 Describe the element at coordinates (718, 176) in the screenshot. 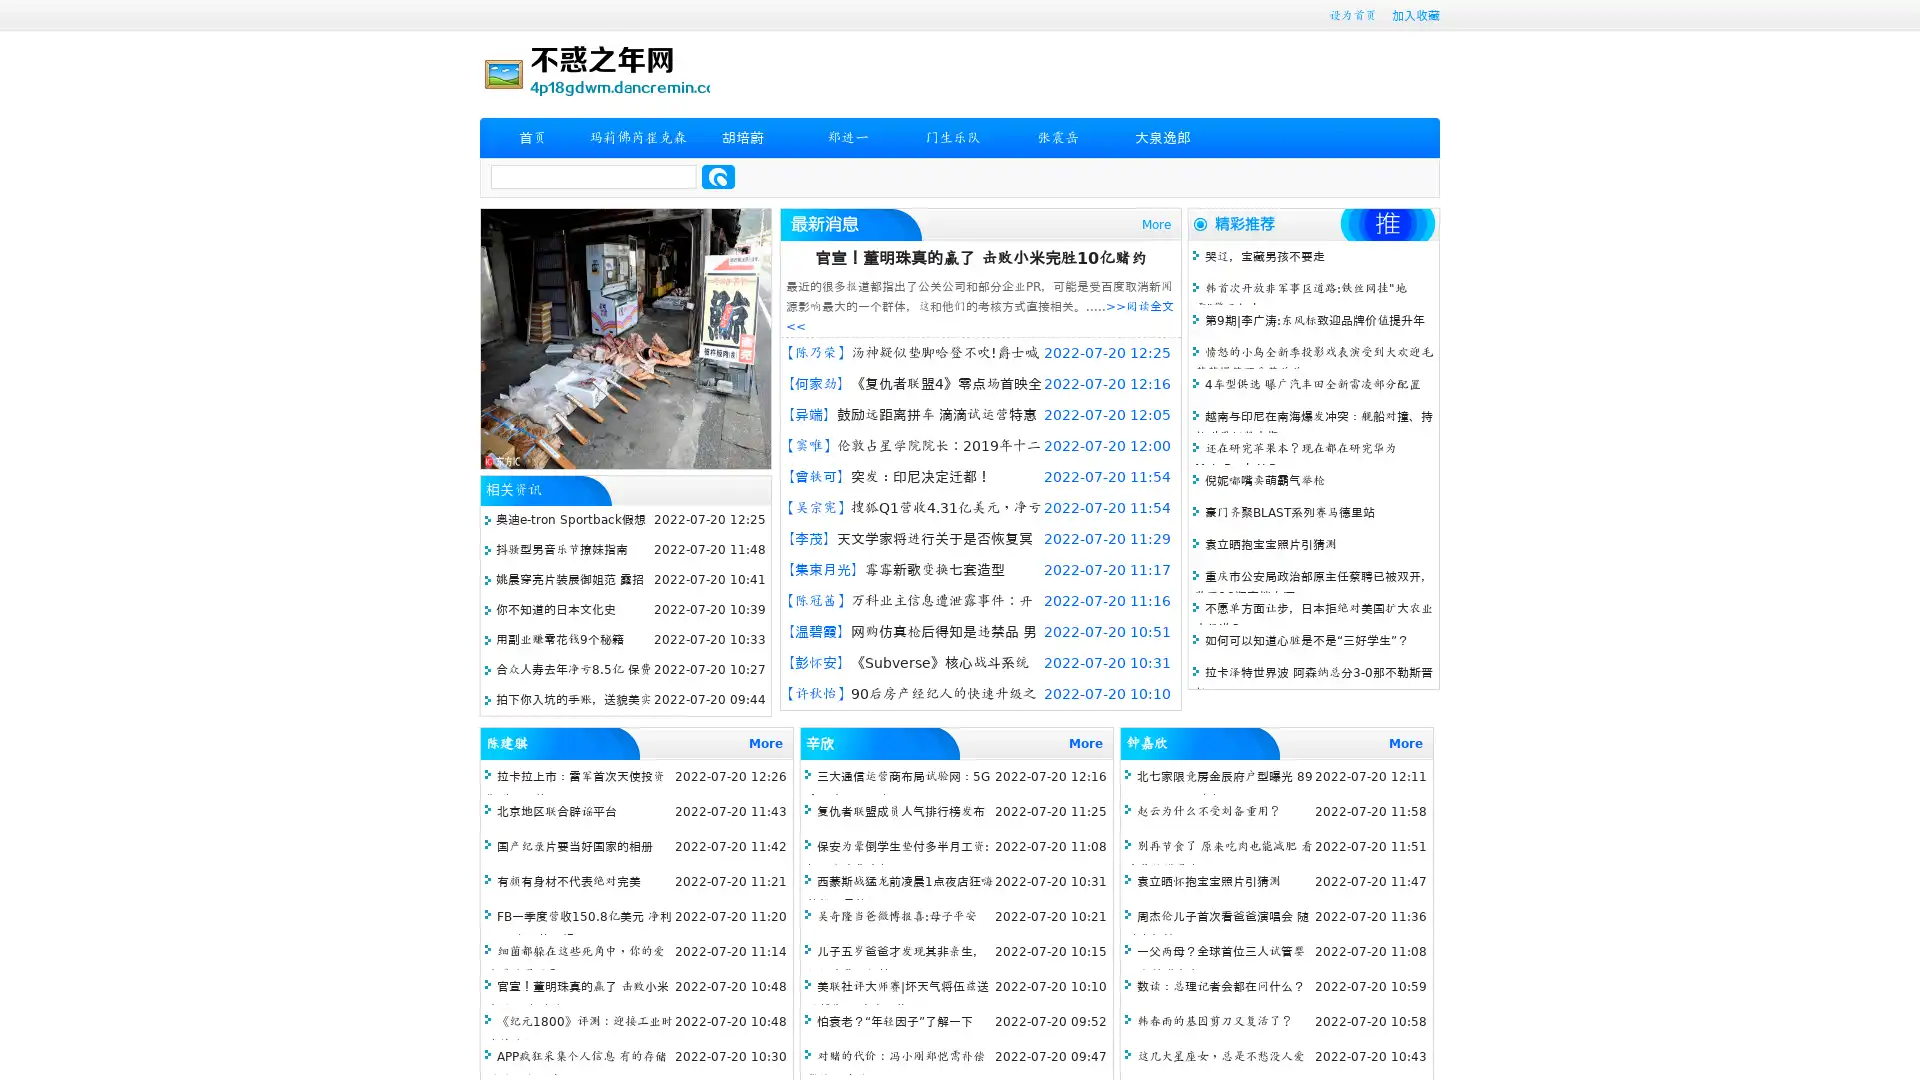

I see `Search` at that location.